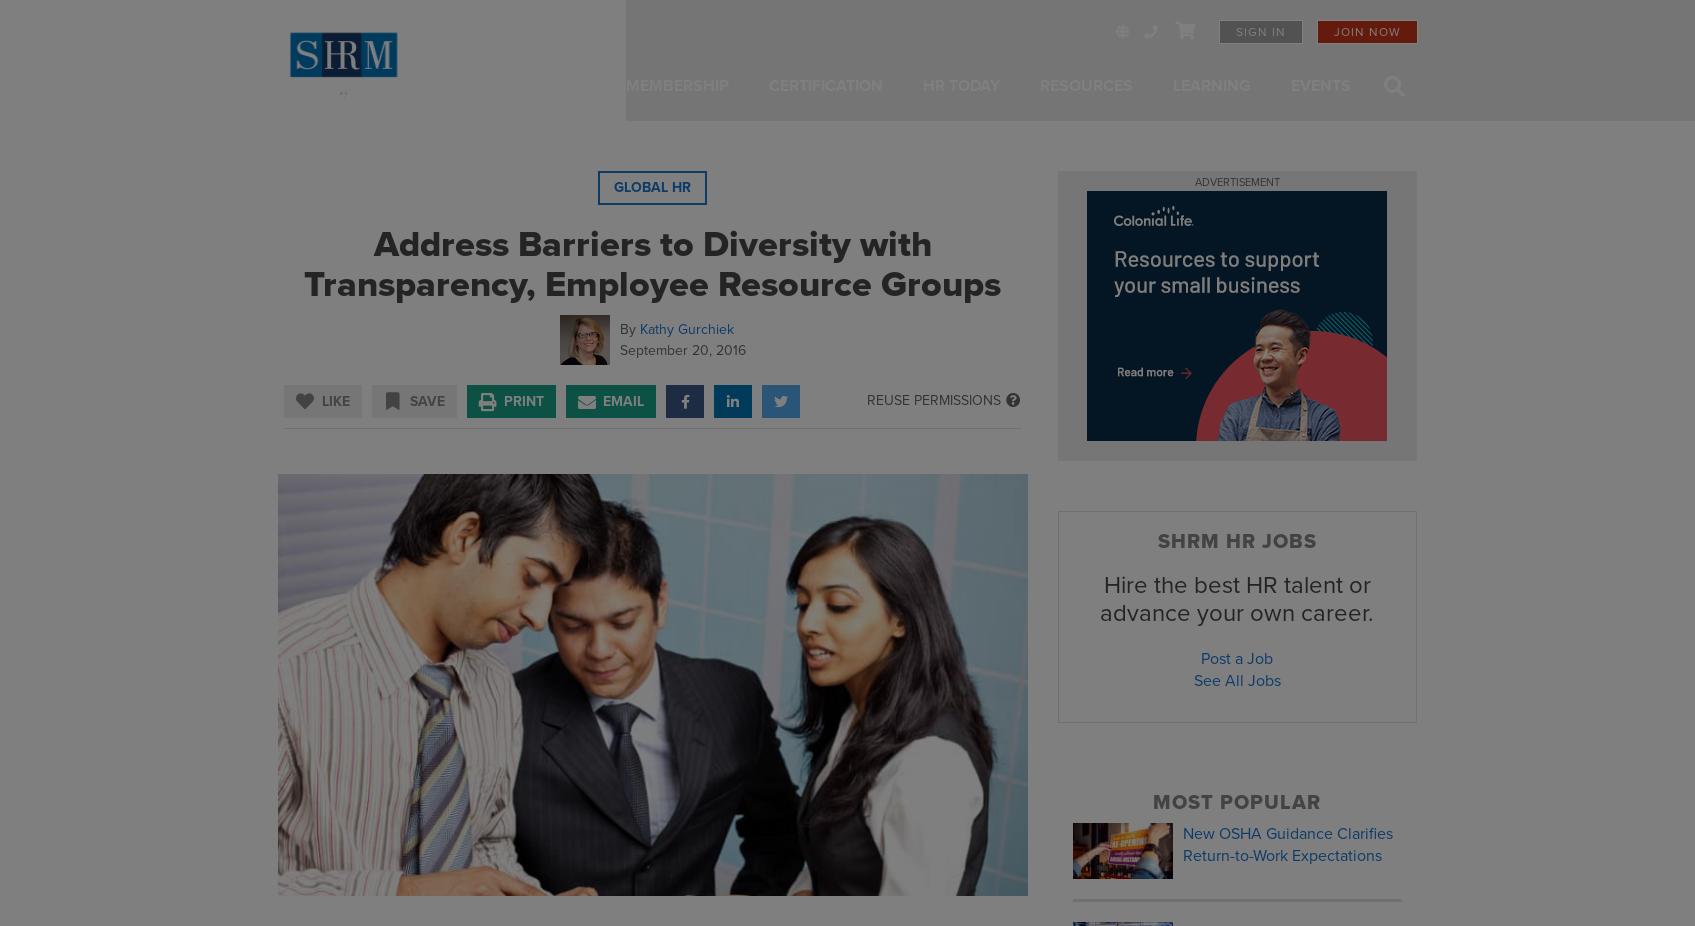 The height and width of the screenshot is (926, 1695). What do you see at coordinates (652, 264) in the screenshot?
I see `'Address Barriers to Diversity with Transparency, Employee Resource Groups'` at bounding box center [652, 264].